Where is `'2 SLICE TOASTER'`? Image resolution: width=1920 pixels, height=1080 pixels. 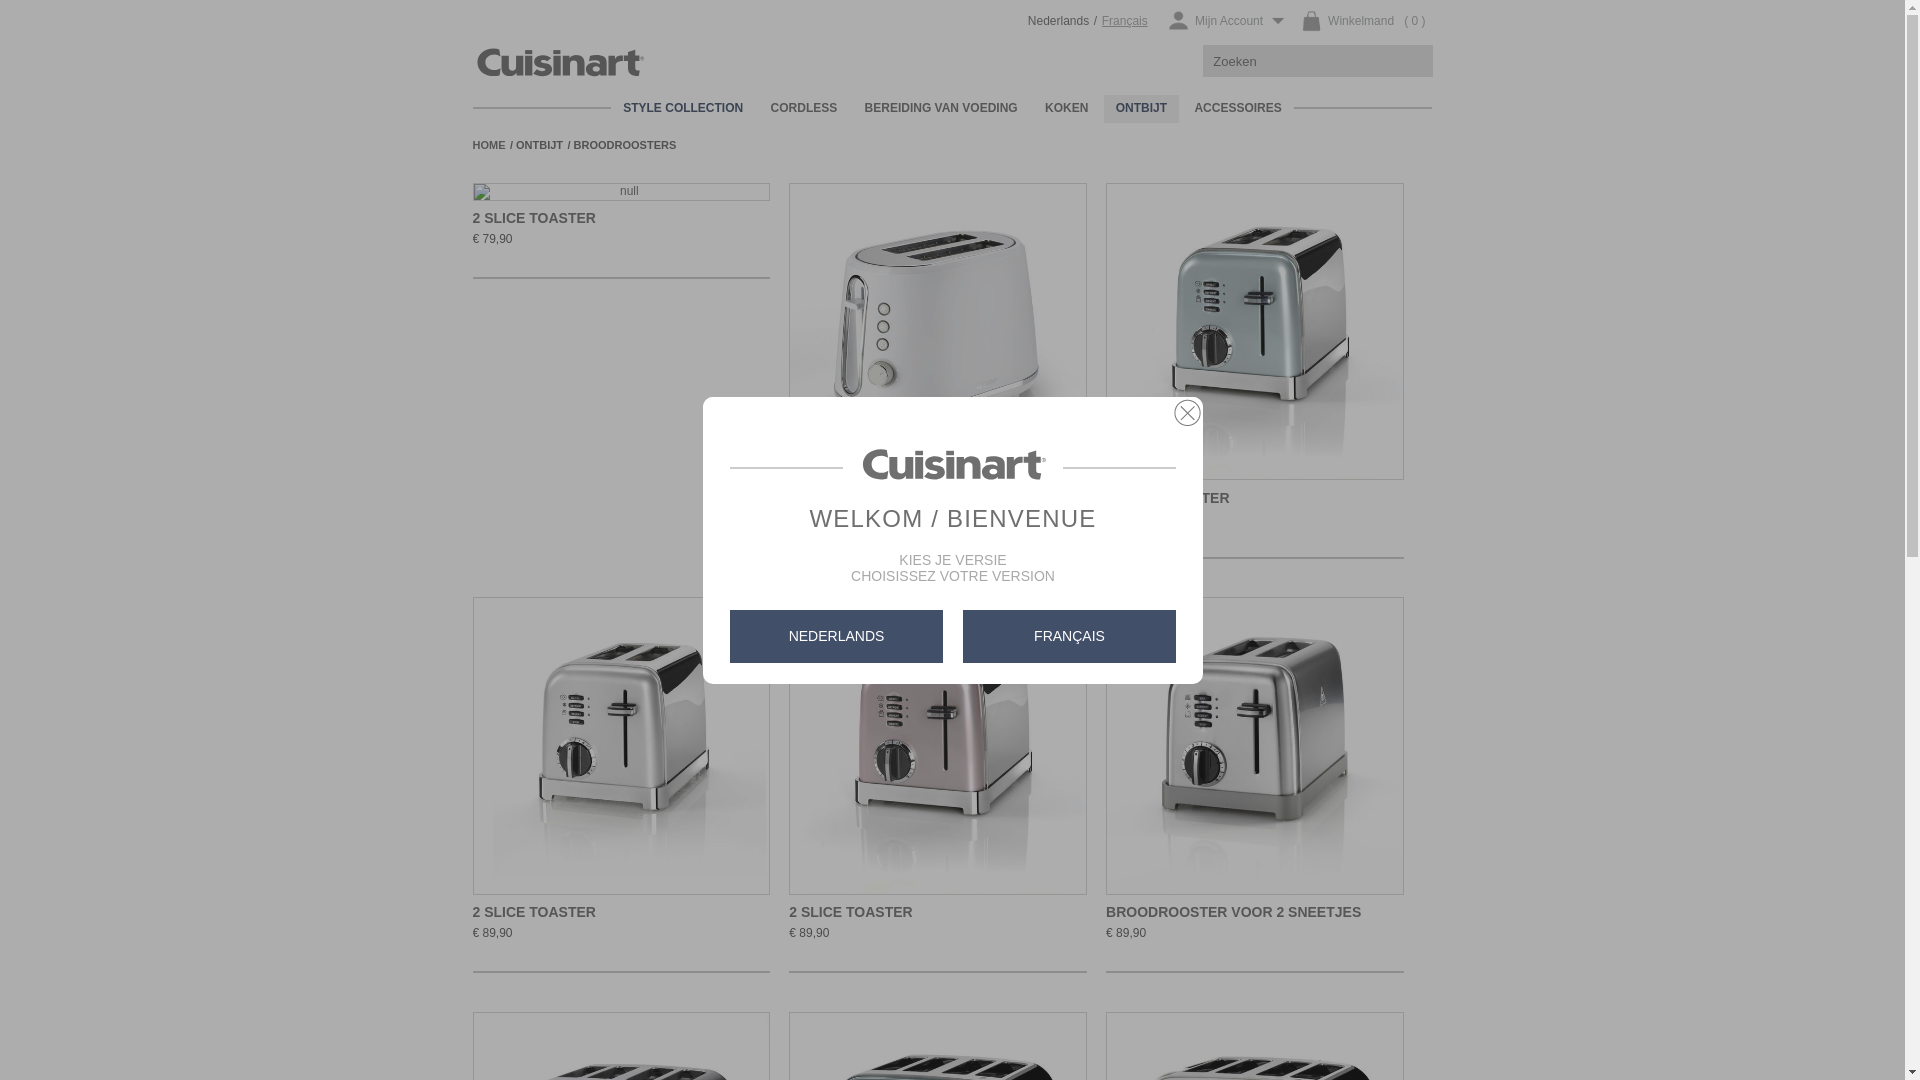
'2 SLICE TOASTER' is located at coordinates (787, 911).